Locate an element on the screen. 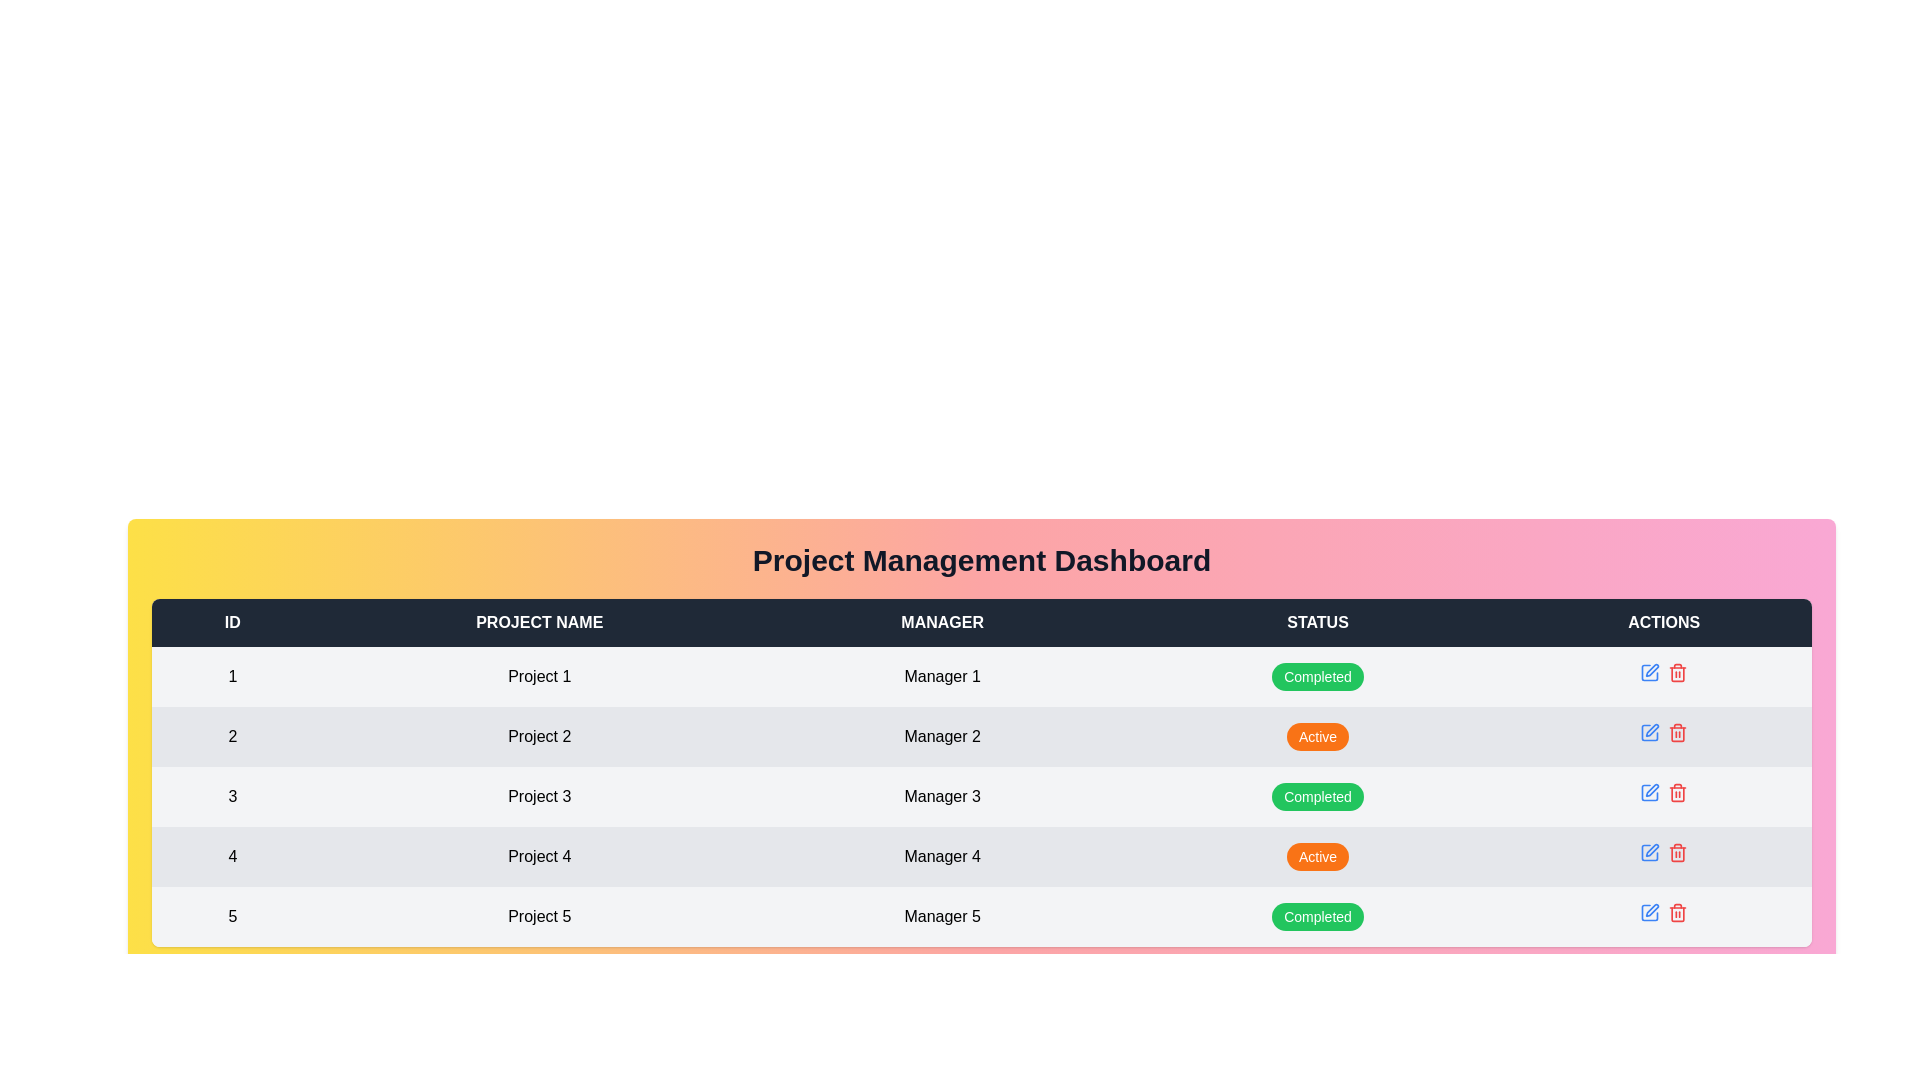 The image size is (1920, 1080). the Text Header element which serves as a label for the columns in the table of the Project Management Dashboard is located at coordinates (982, 622).